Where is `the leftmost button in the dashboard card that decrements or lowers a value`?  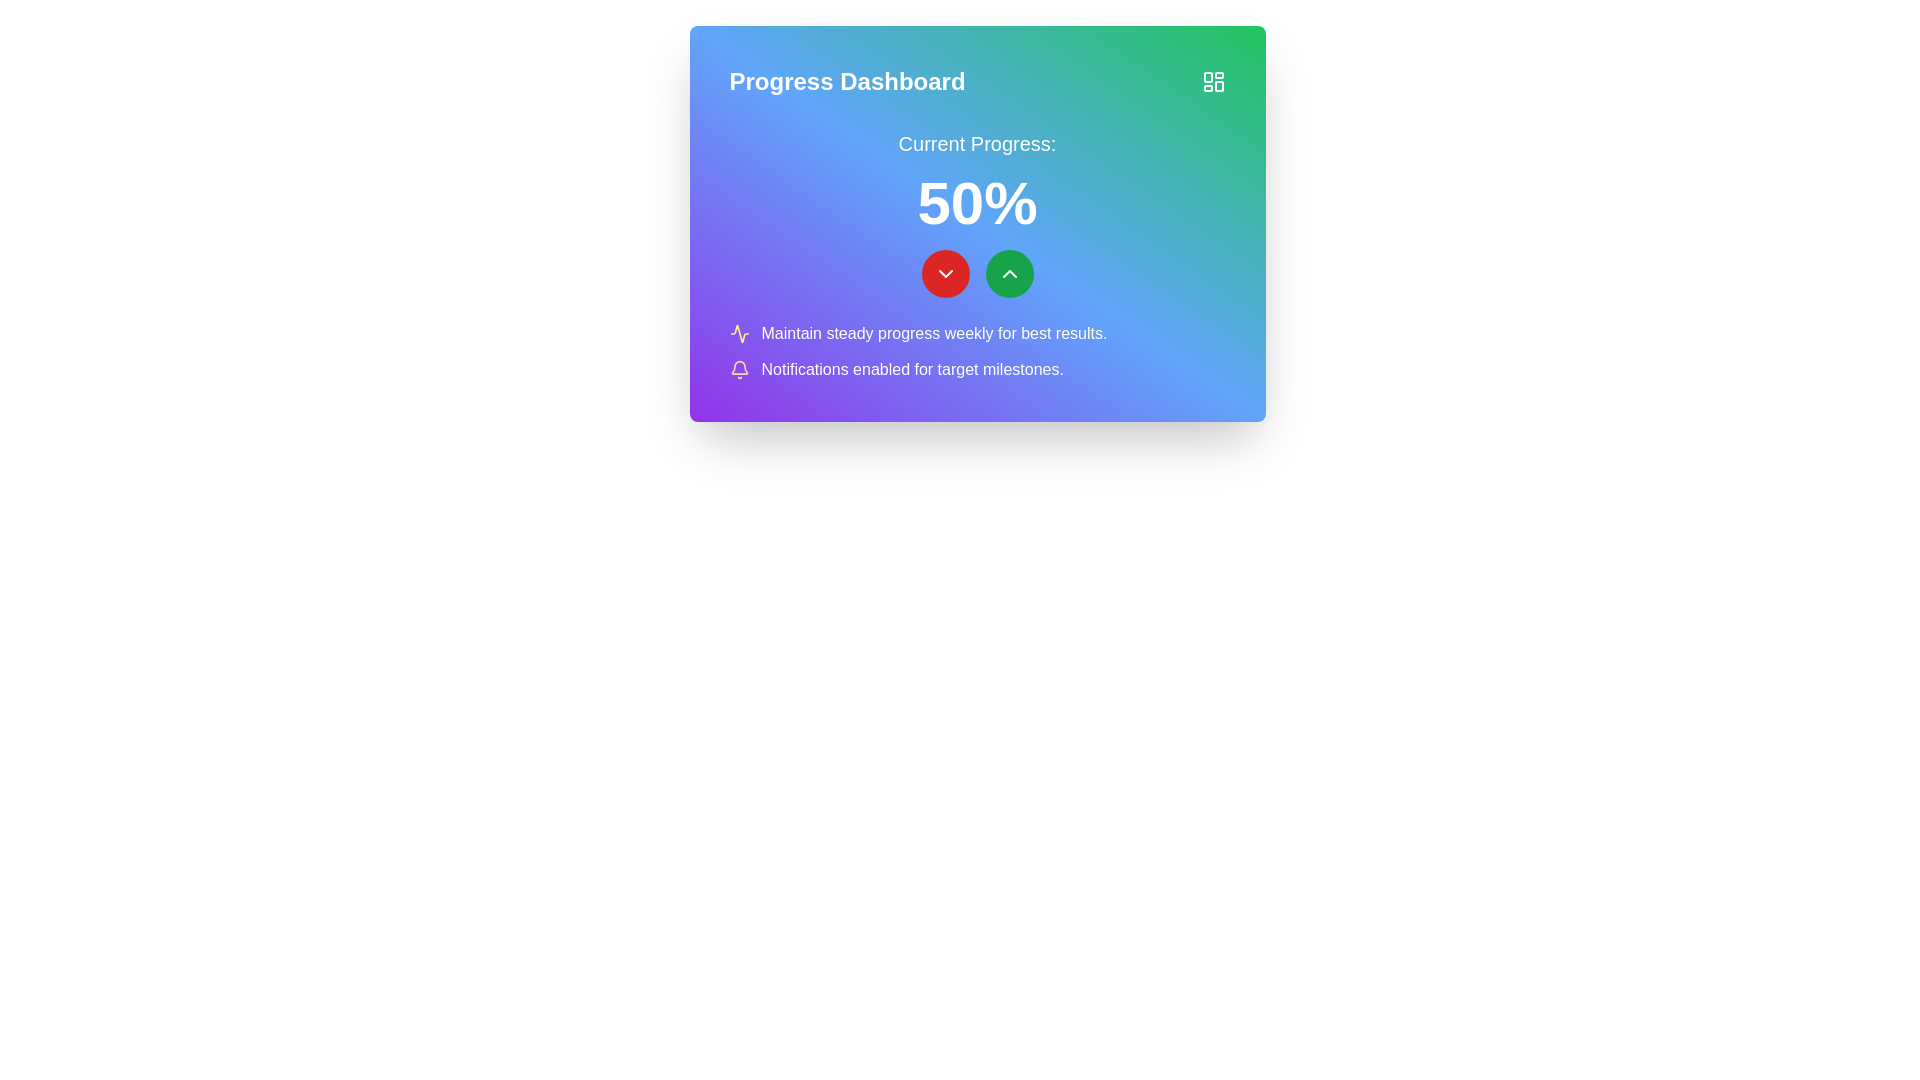 the leftmost button in the dashboard card that decrements or lowers a value is located at coordinates (944, 273).